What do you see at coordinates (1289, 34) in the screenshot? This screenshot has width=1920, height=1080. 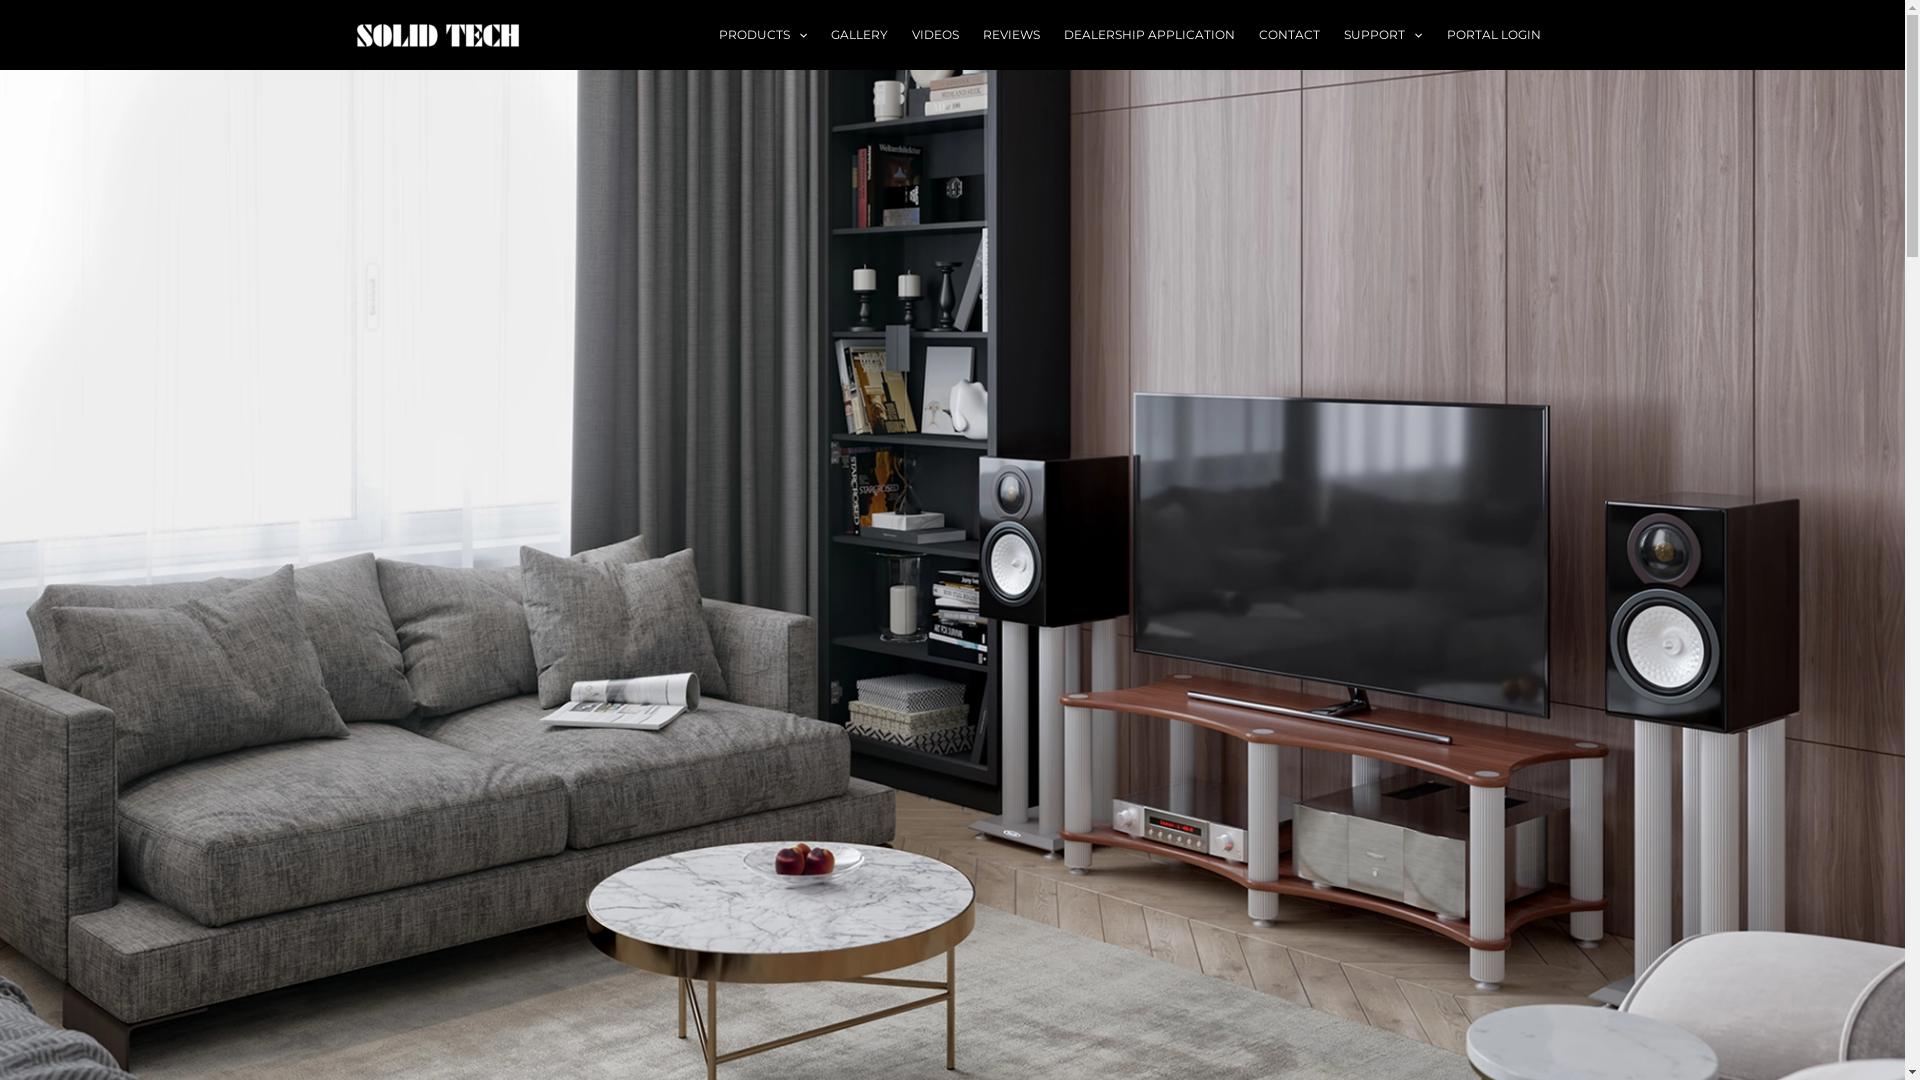 I see `'CONTACT'` at bounding box center [1289, 34].